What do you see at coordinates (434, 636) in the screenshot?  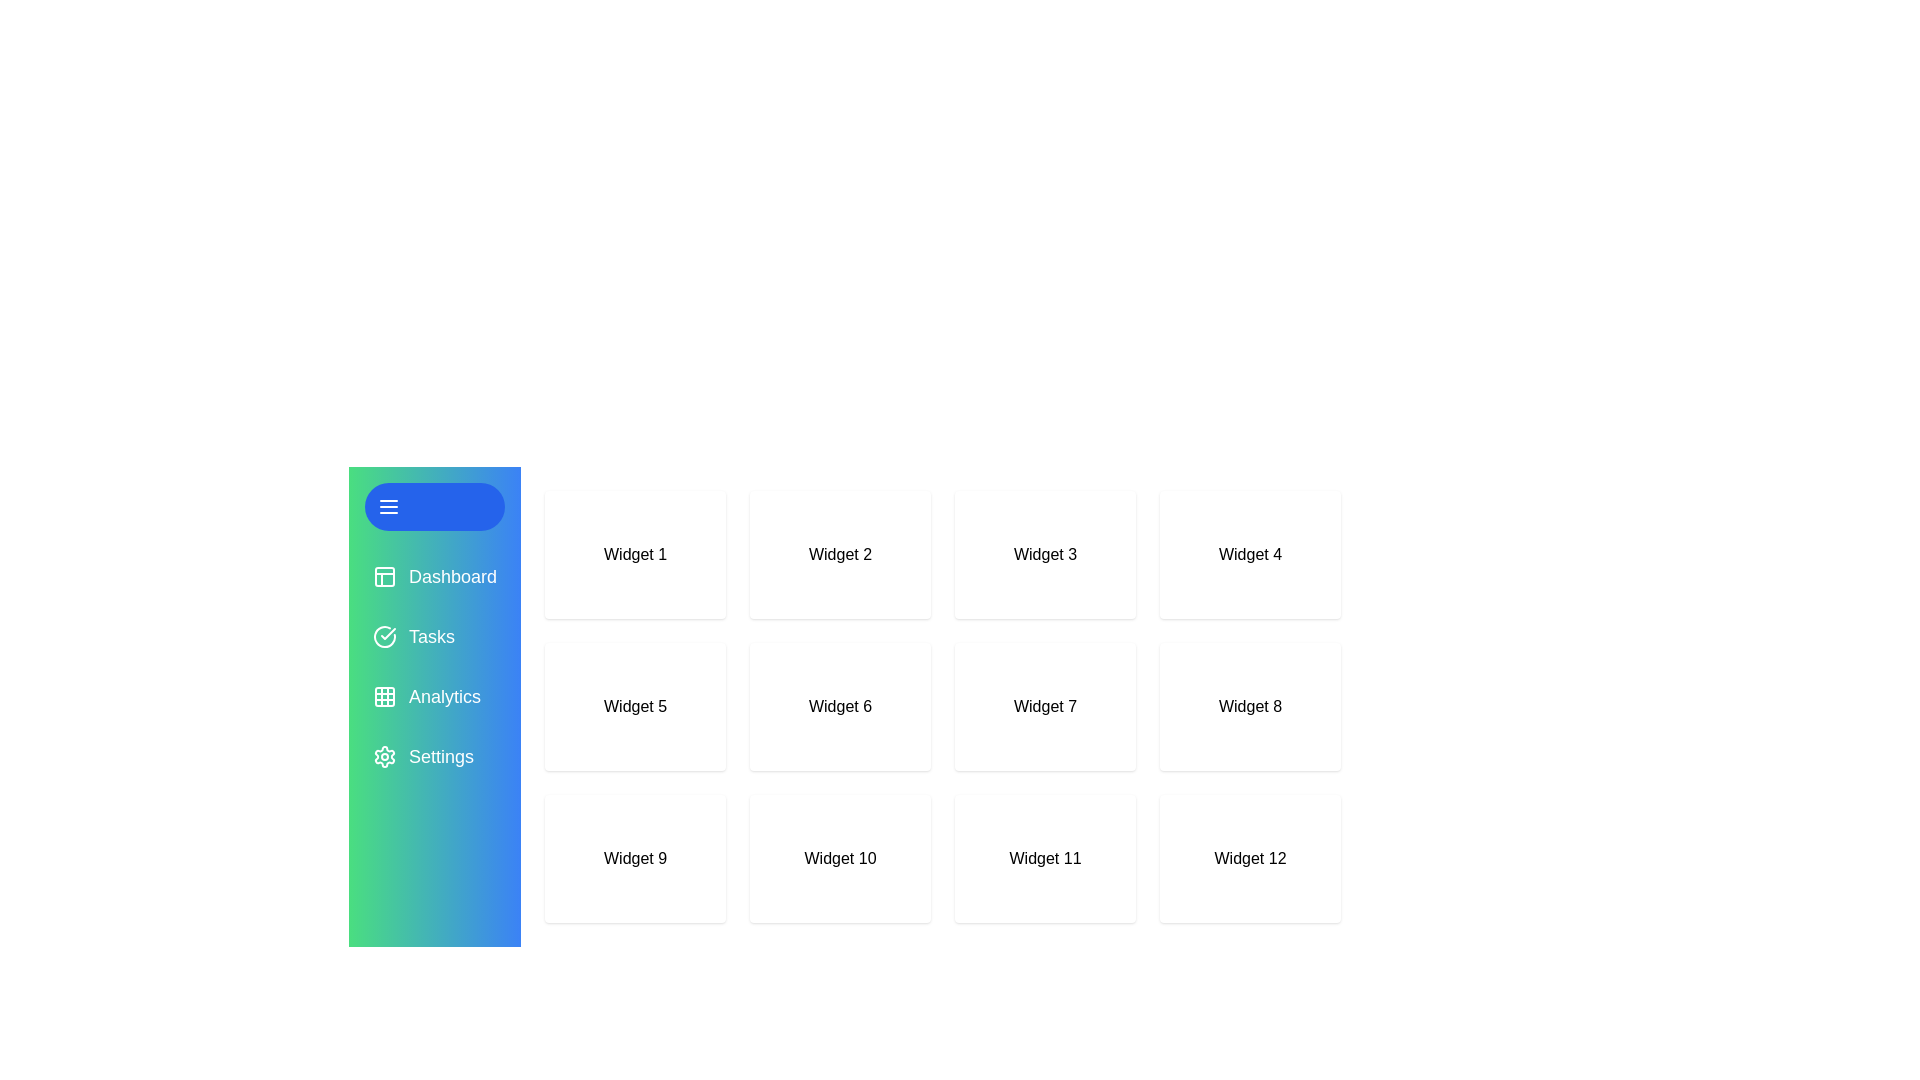 I see `the navigation menu item Tasks` at bounding box center [434, 636].